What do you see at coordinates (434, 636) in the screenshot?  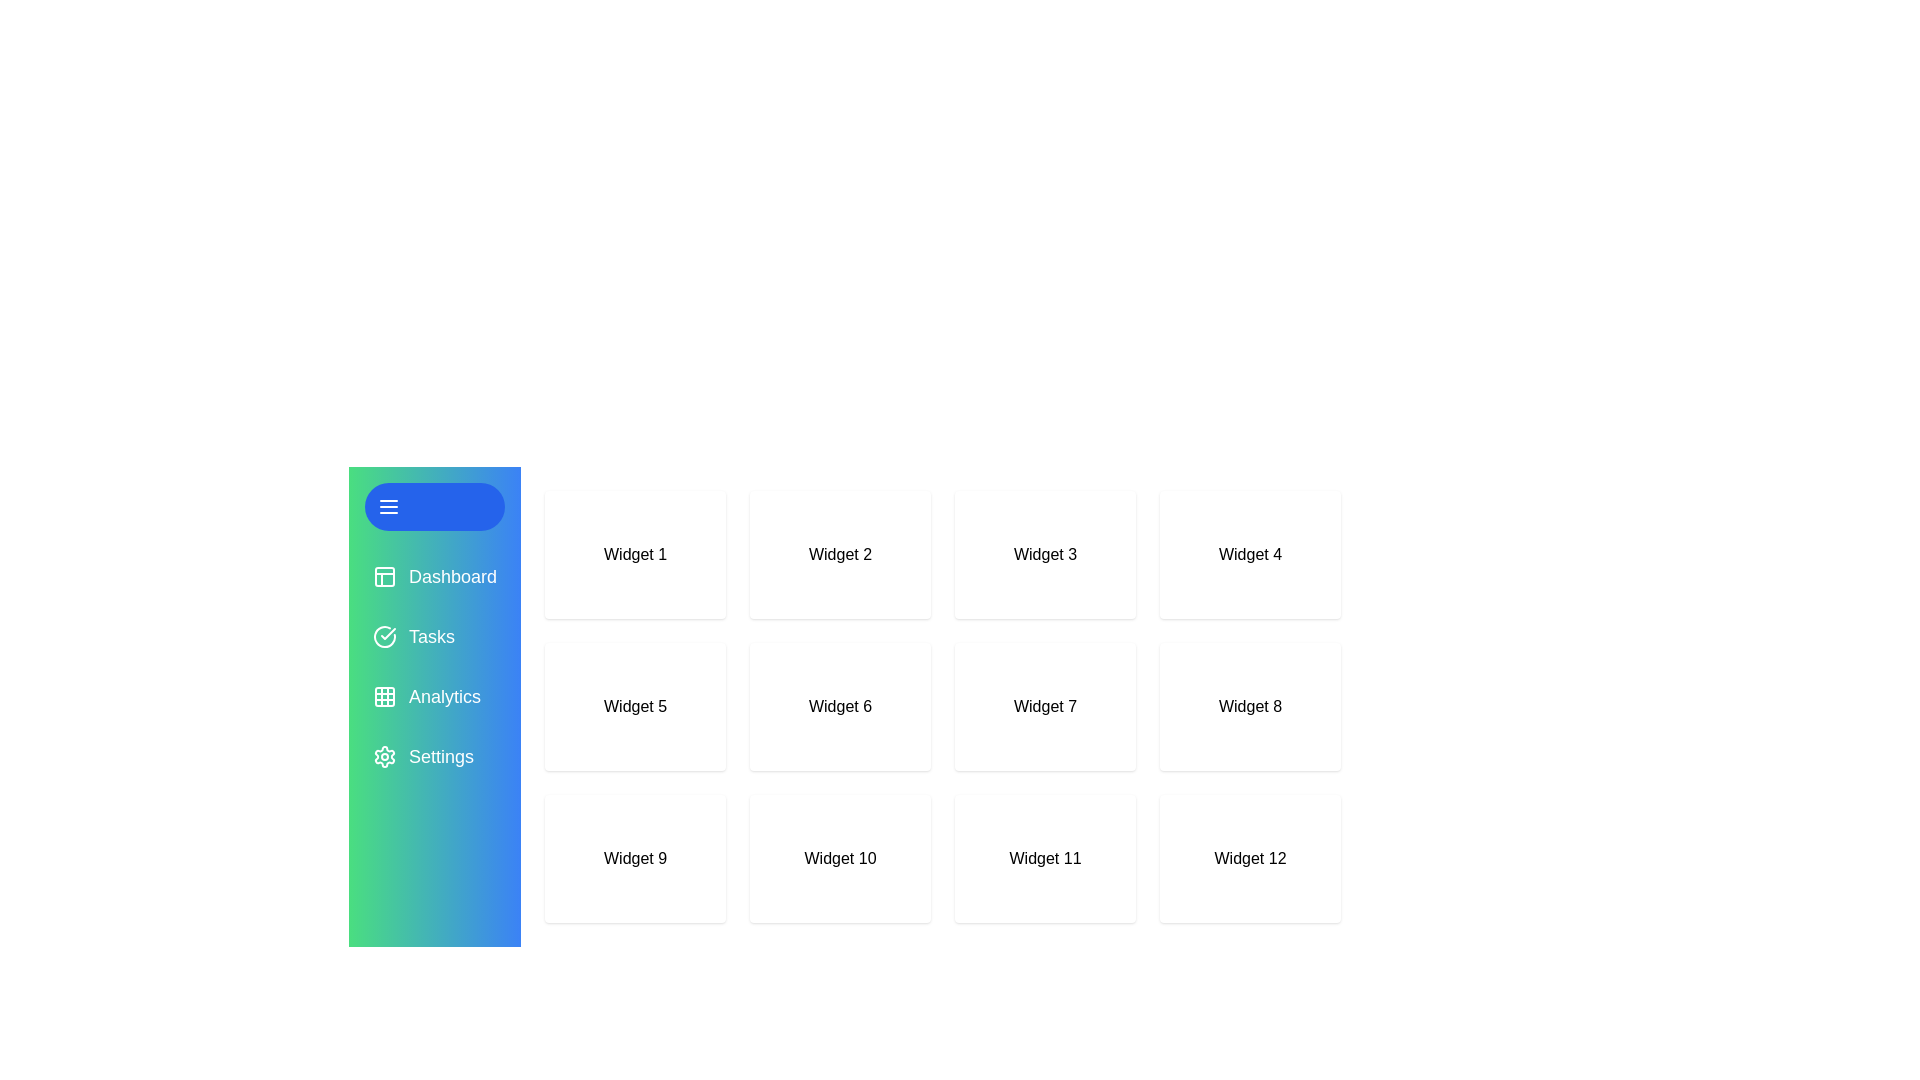 I see `the navigation menu item Tasks` at bounding box center [434, 636].